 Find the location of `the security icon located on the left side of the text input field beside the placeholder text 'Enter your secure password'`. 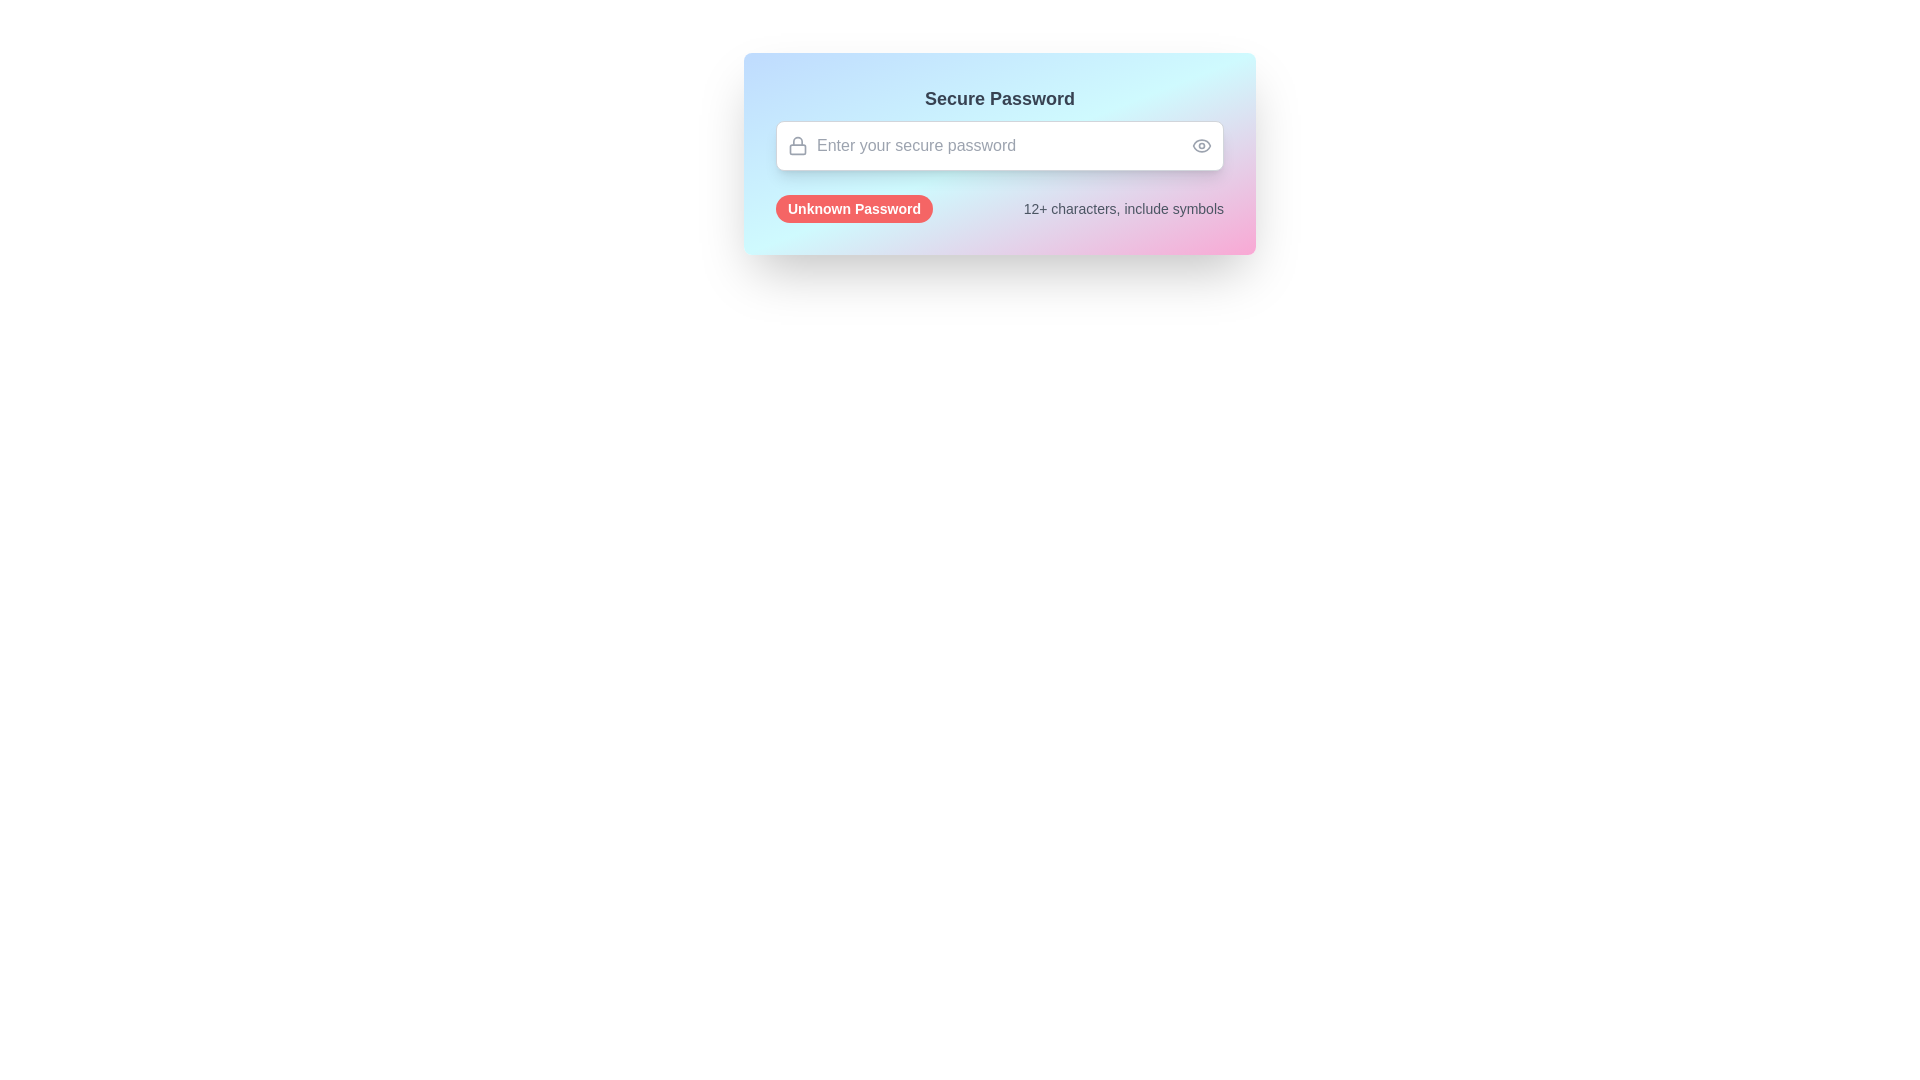

the security icon located on the left side of the text input field beside the placeholder text 'Enter your secure password' is located at coordinates (796, 145).